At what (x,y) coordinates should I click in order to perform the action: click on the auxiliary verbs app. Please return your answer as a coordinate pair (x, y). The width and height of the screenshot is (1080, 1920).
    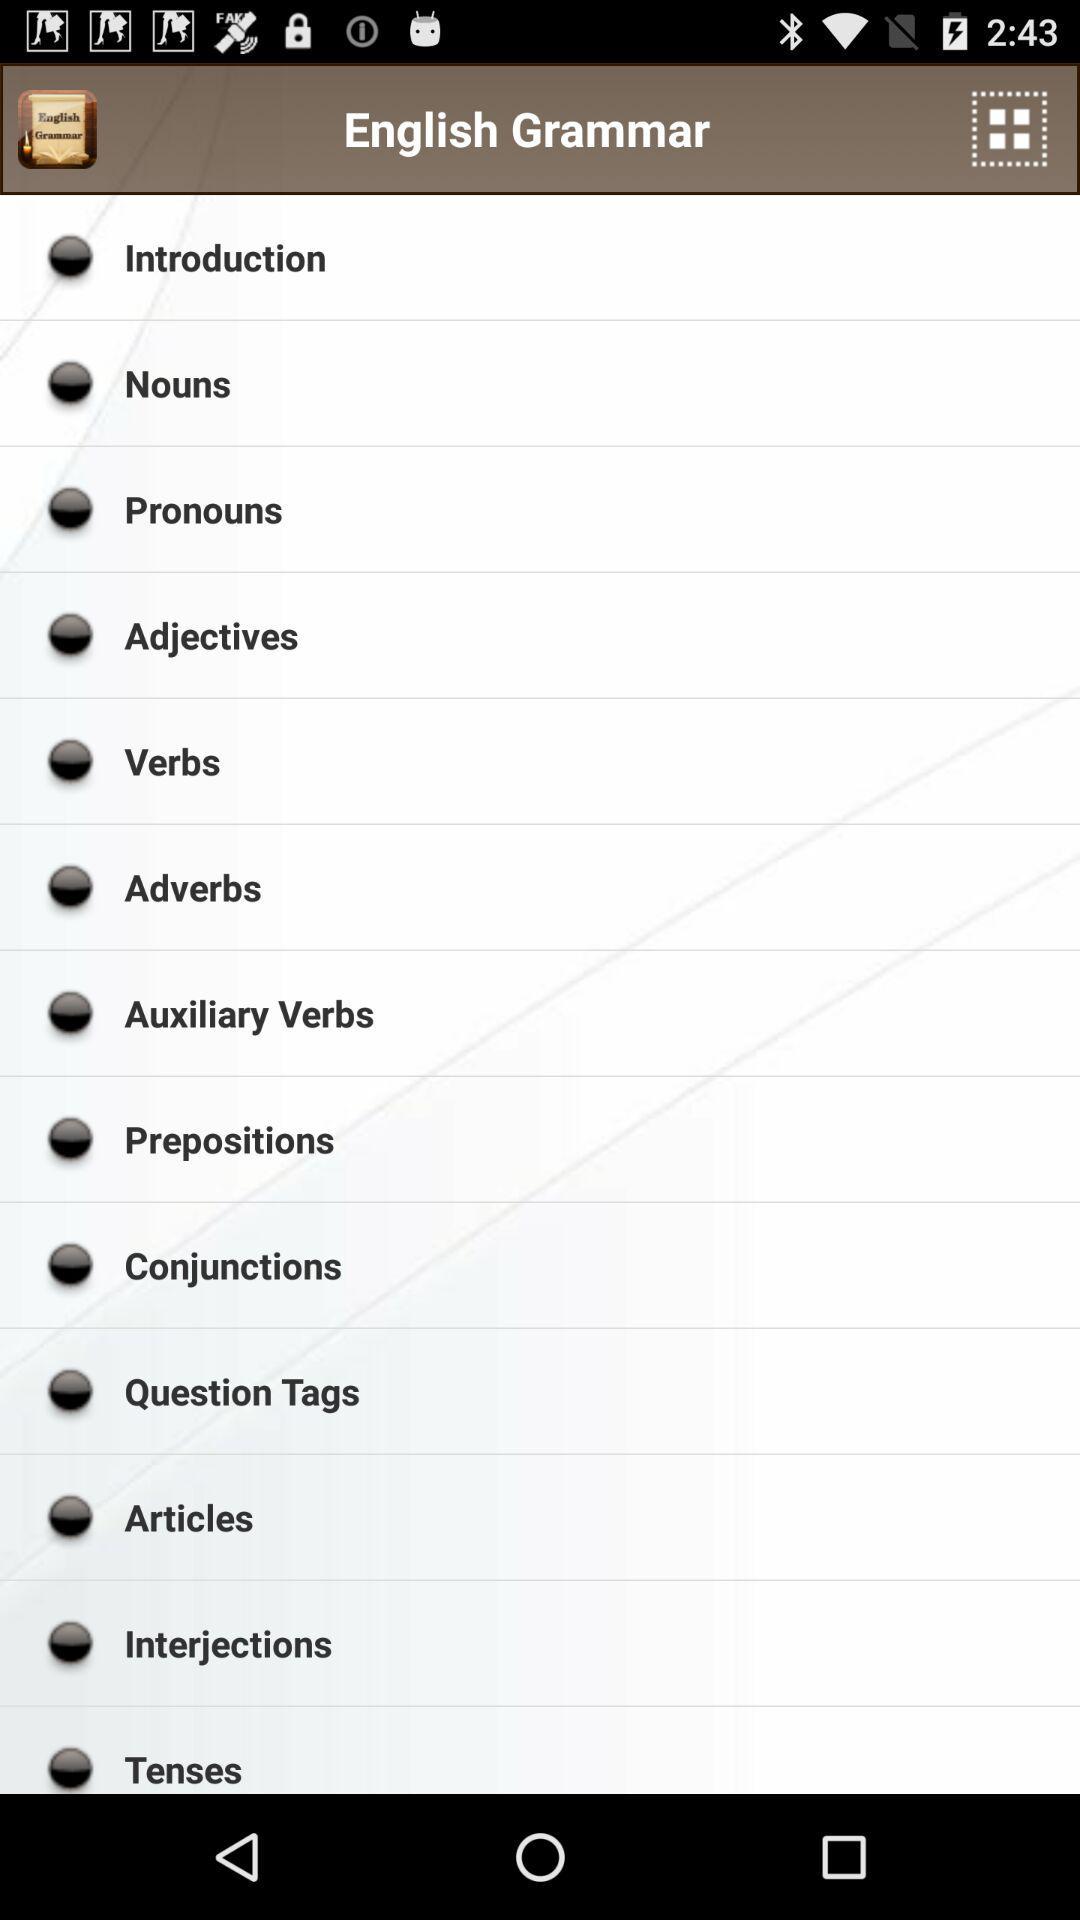
    Looking at the image, I should click on (594, 1013).